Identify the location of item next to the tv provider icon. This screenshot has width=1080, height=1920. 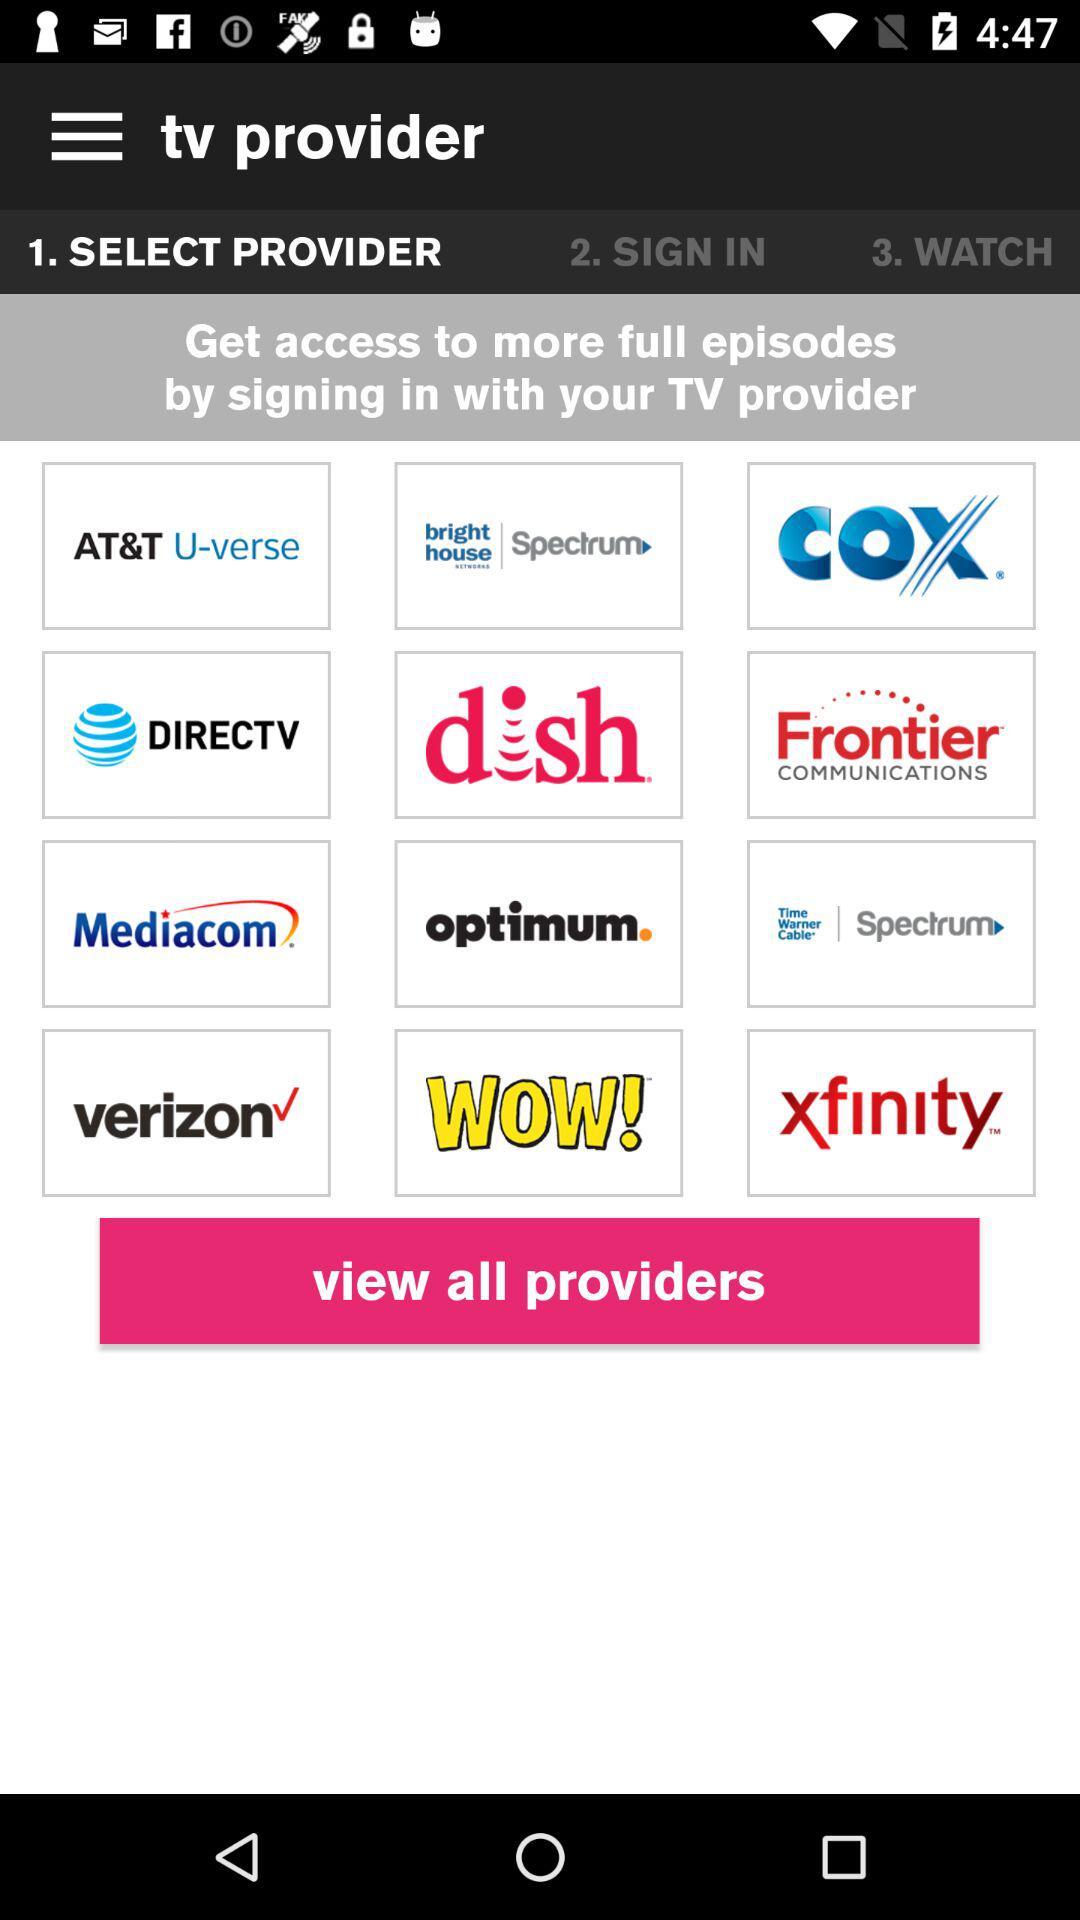
(79, 135).